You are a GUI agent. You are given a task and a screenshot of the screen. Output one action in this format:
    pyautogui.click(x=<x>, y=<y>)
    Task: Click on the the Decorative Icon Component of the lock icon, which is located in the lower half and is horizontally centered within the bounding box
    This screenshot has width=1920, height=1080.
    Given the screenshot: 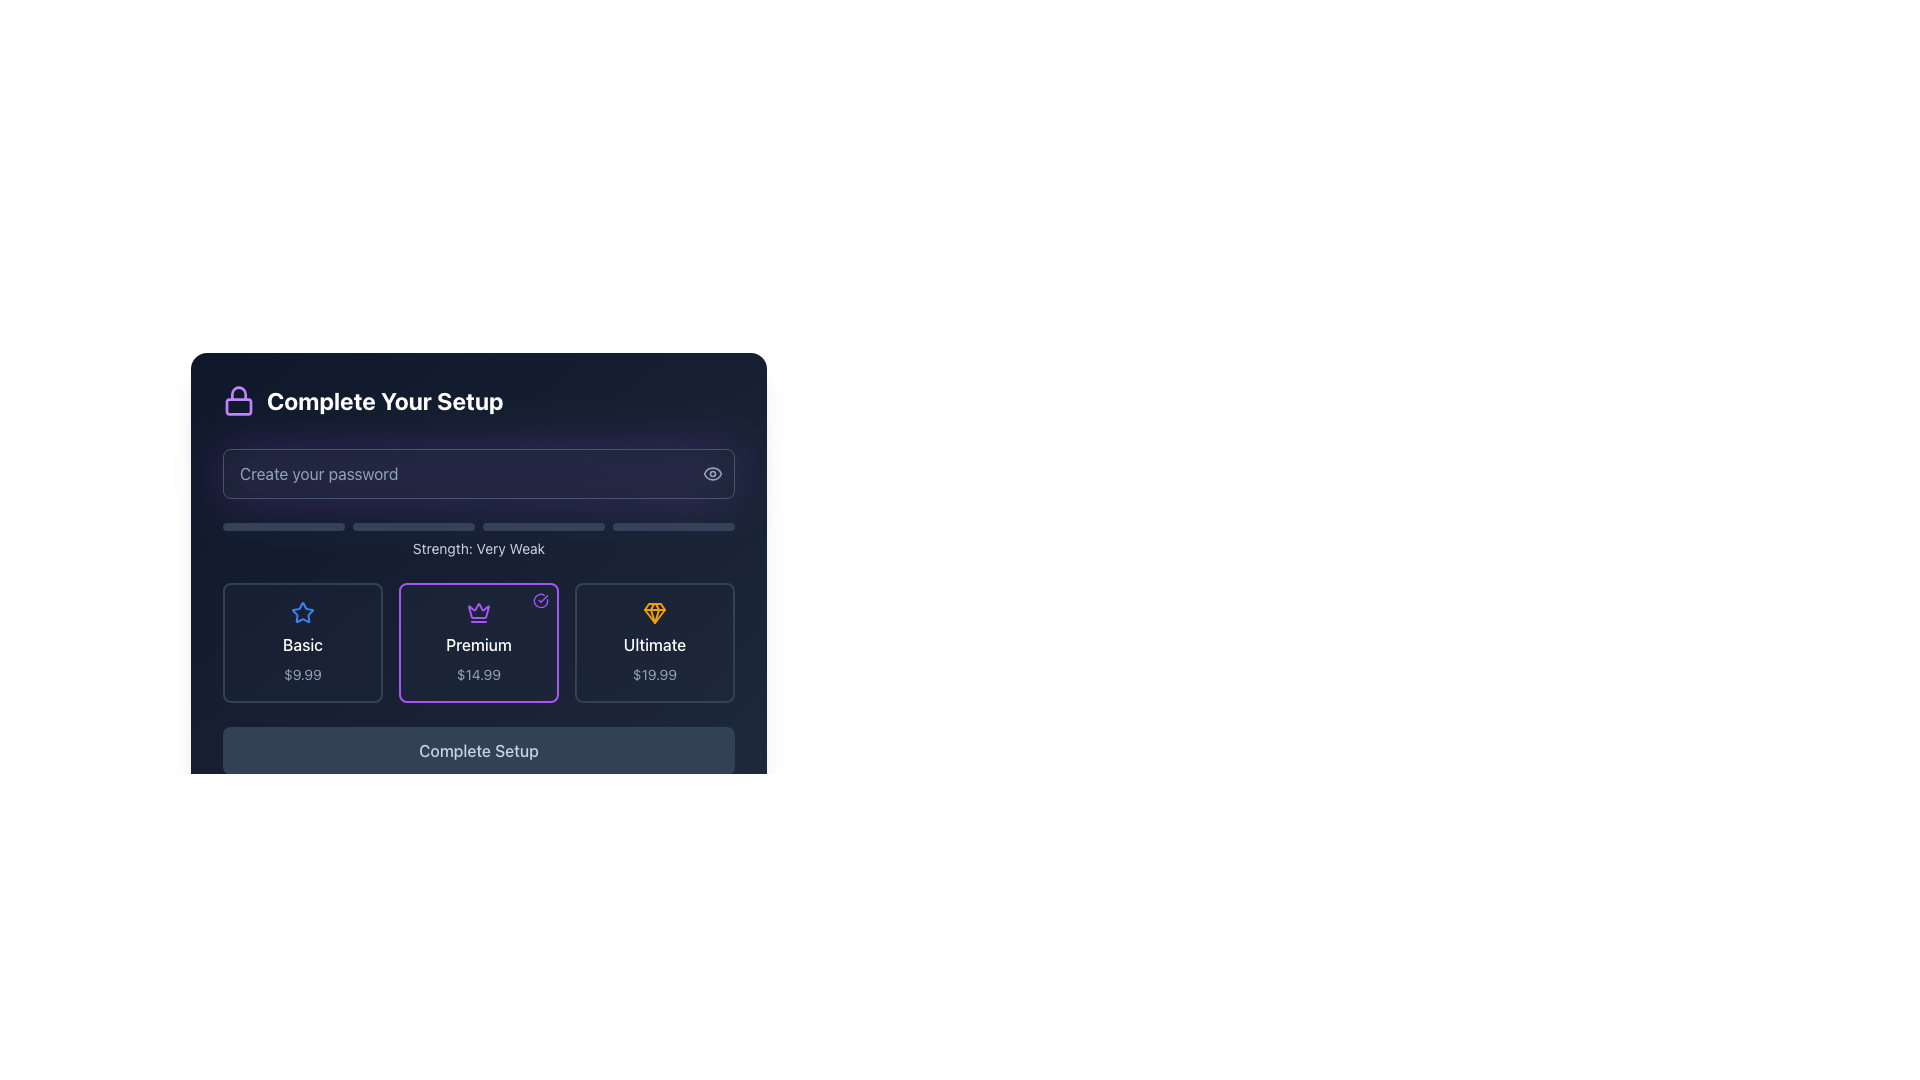 What is the action you would take?
    pyautogui.click(x=239, y=406)
    